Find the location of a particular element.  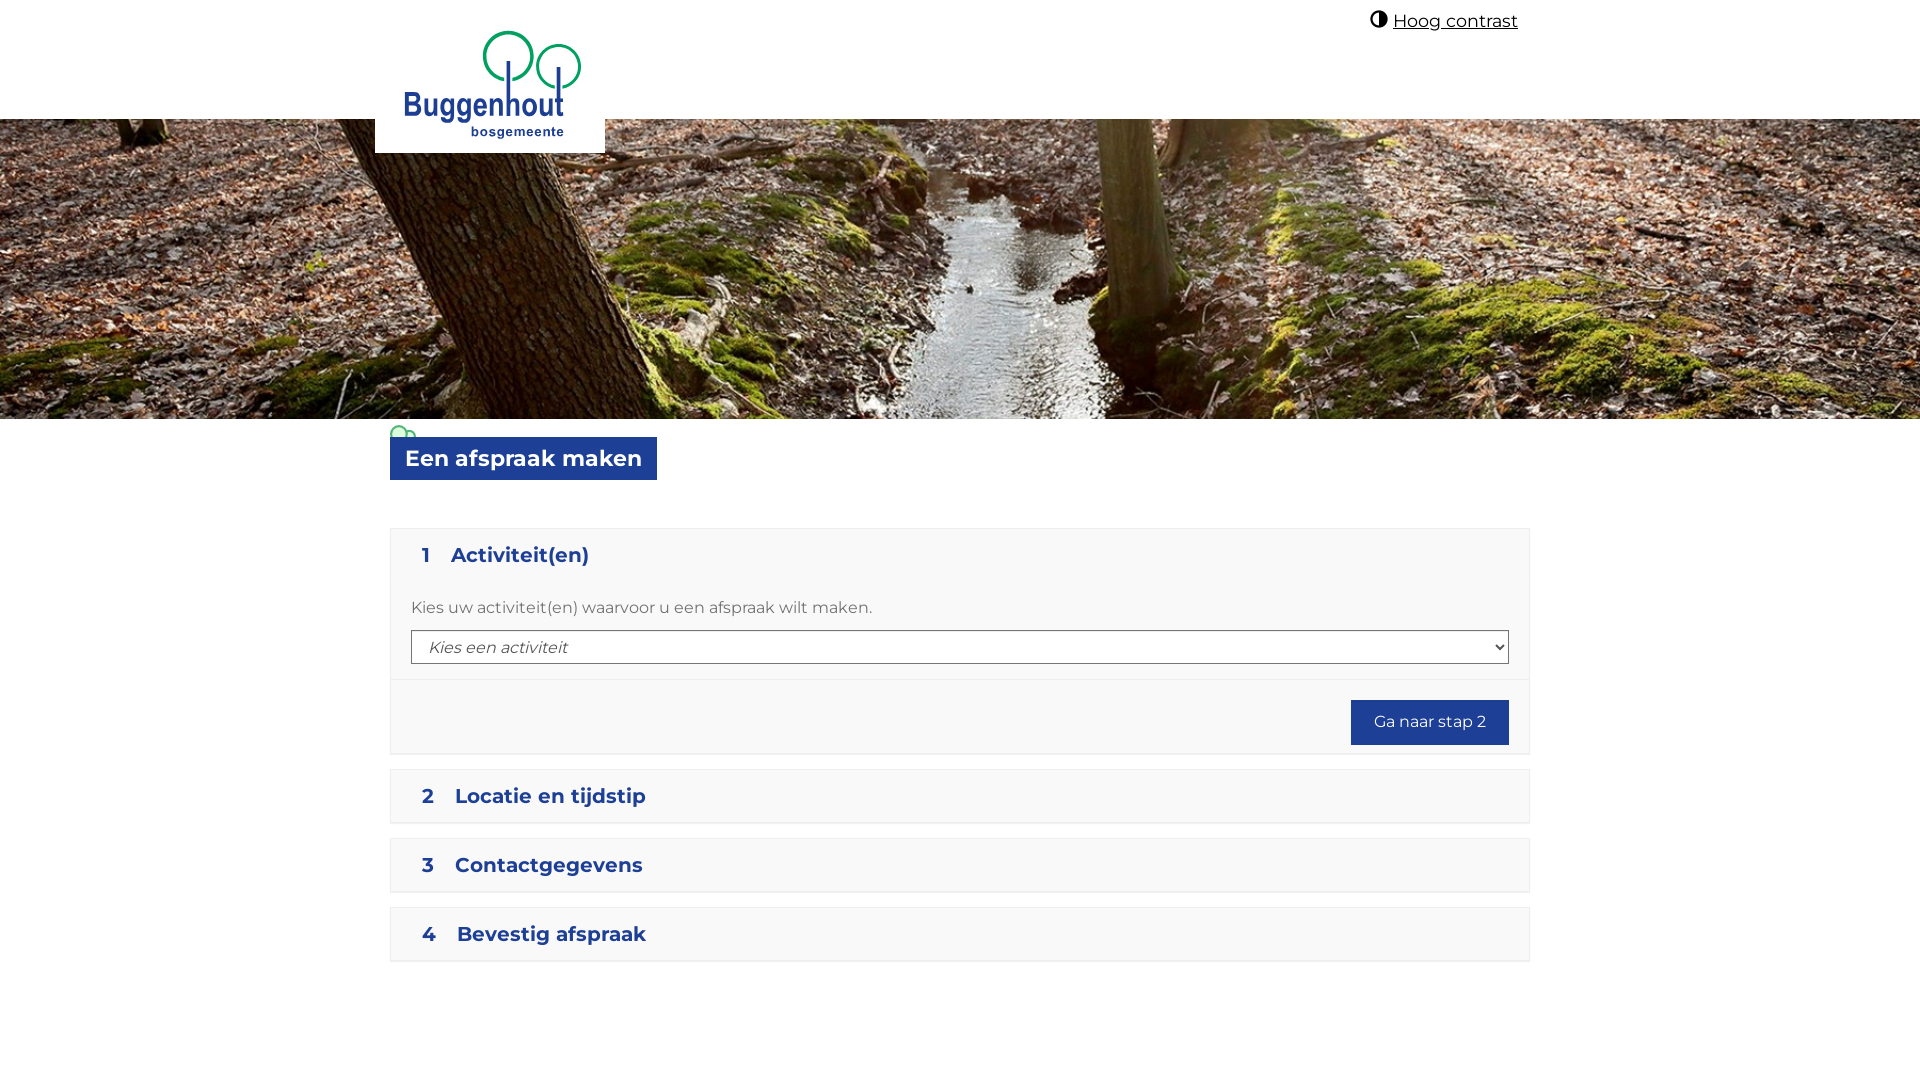

'Ga naar stap 2' is located at coordinates (1429, 722).